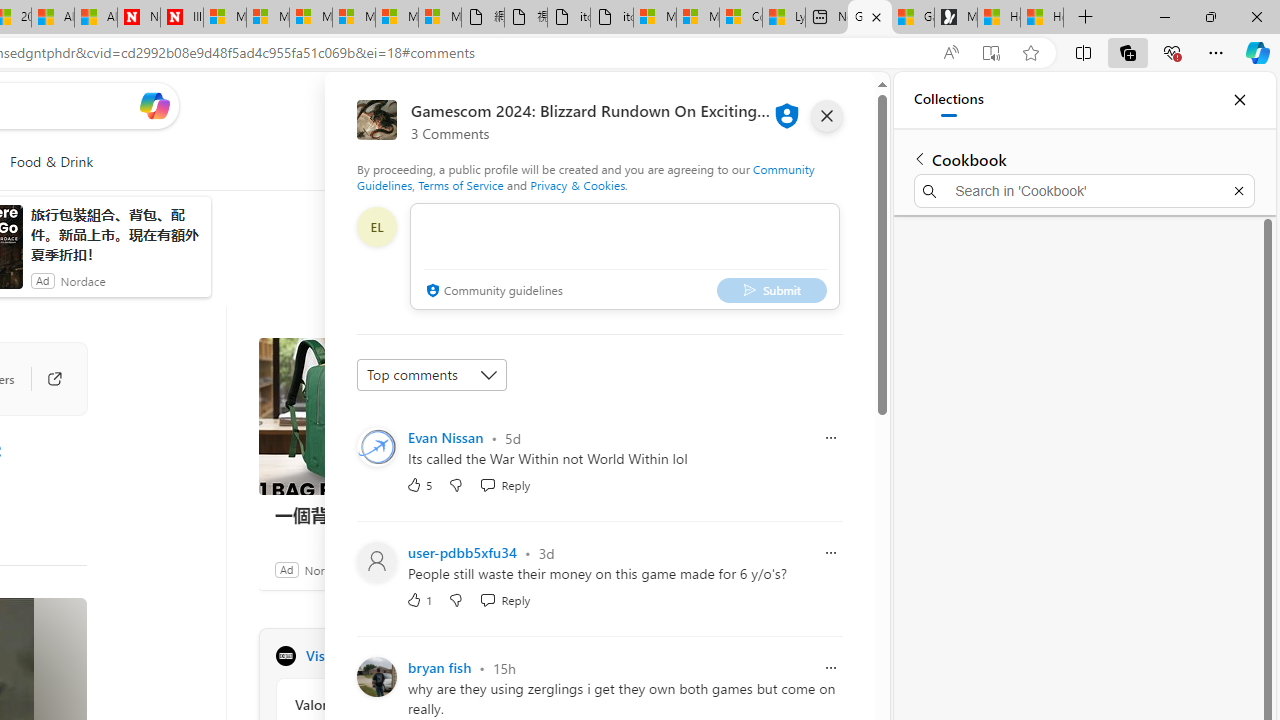 Image resolution: width=1280 pixels, height=720 pixels. What do you see at coordinates (623, 255) in the screenshot?
I see `'comment-box'` at bounding box center [623, 255].